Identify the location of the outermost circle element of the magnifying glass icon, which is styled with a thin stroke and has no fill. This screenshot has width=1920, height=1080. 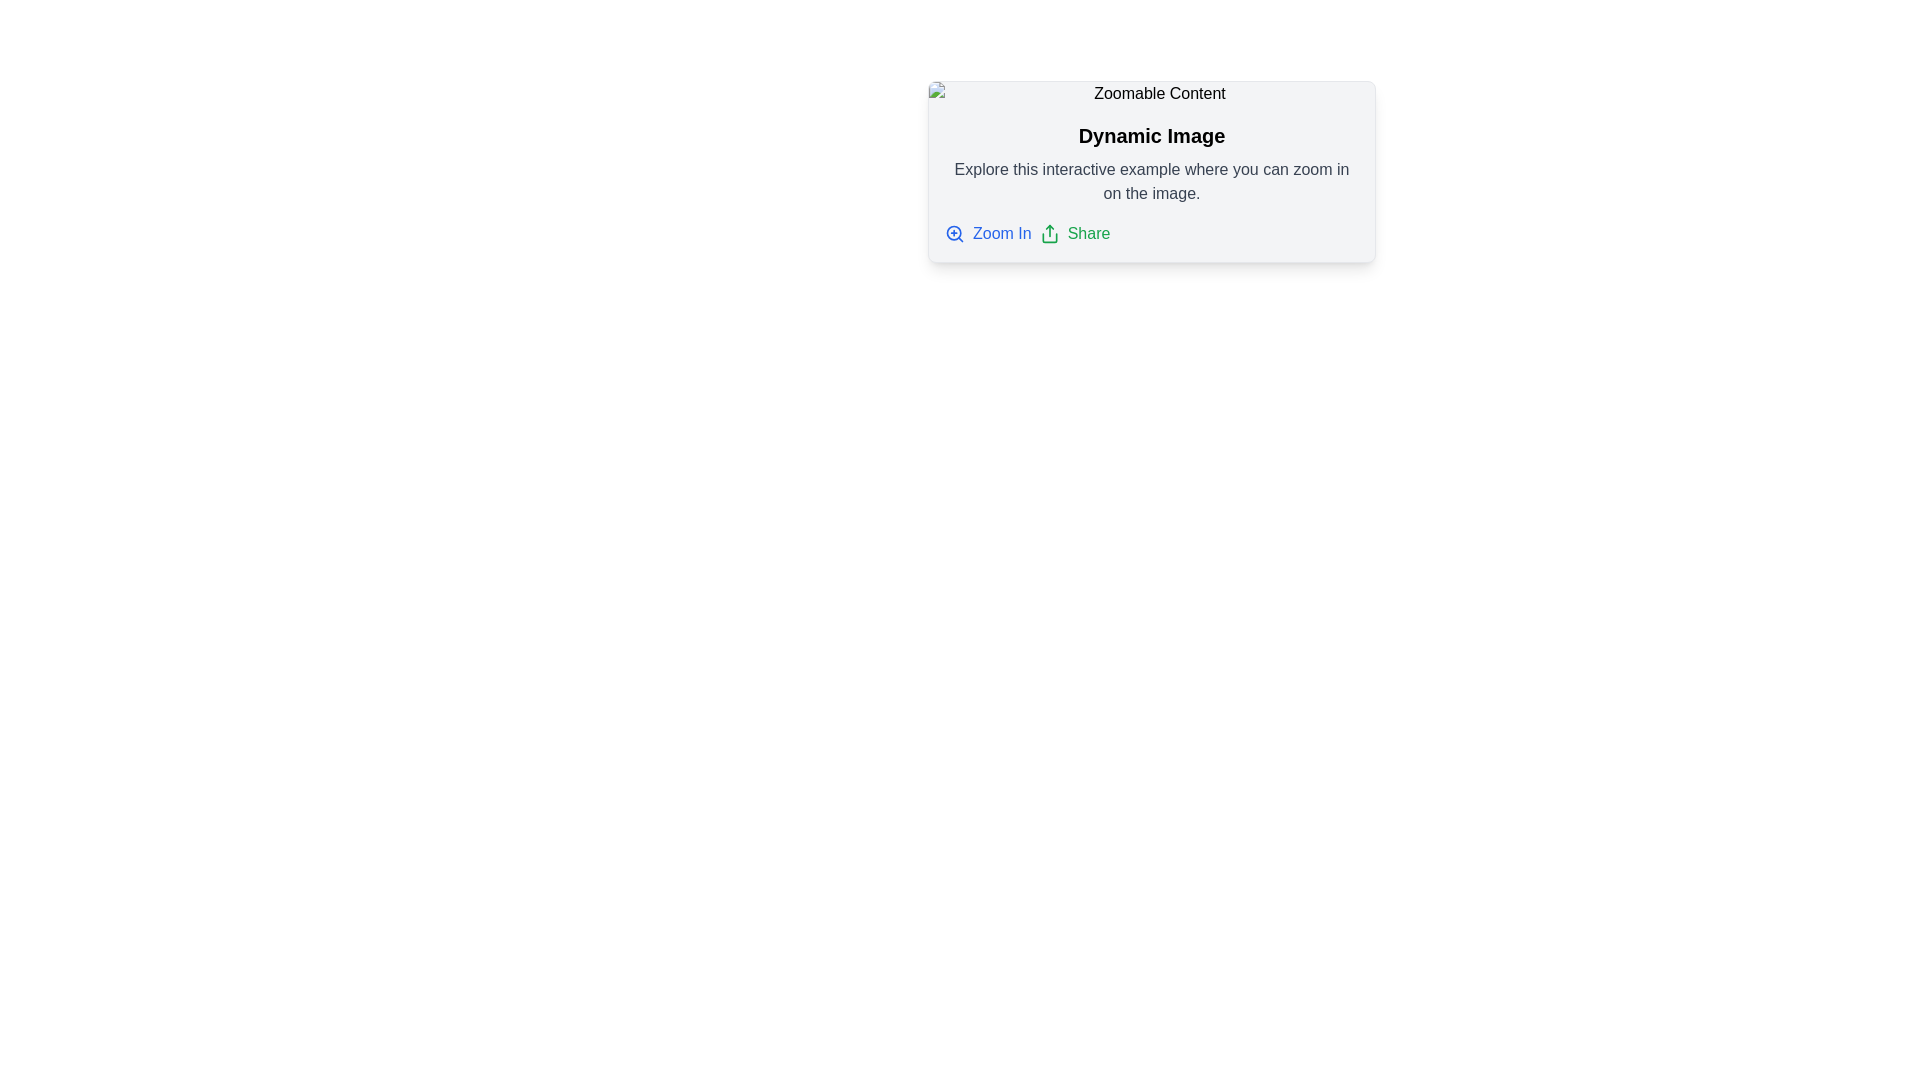
(953, 232).